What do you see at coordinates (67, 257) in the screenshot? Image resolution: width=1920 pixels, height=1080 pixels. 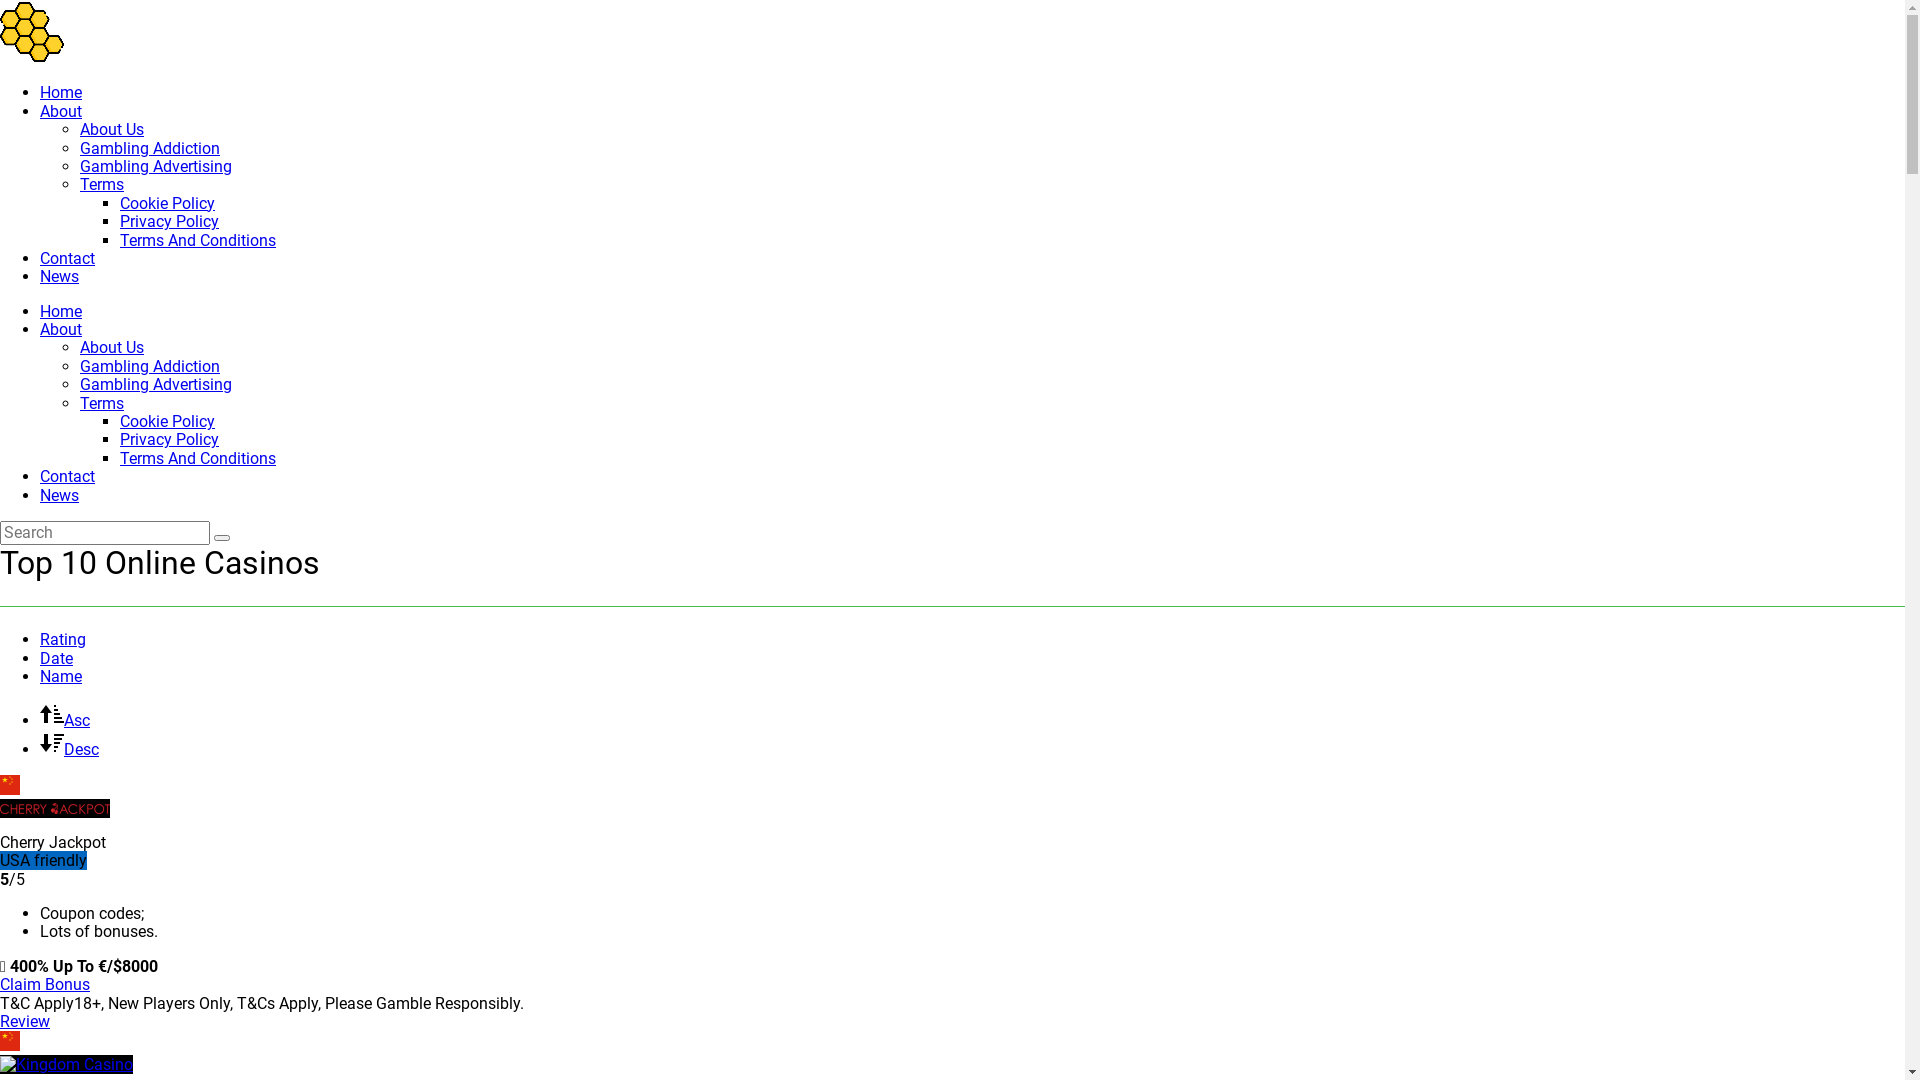 I see `'Contact'` at bounding box center [67, 257].